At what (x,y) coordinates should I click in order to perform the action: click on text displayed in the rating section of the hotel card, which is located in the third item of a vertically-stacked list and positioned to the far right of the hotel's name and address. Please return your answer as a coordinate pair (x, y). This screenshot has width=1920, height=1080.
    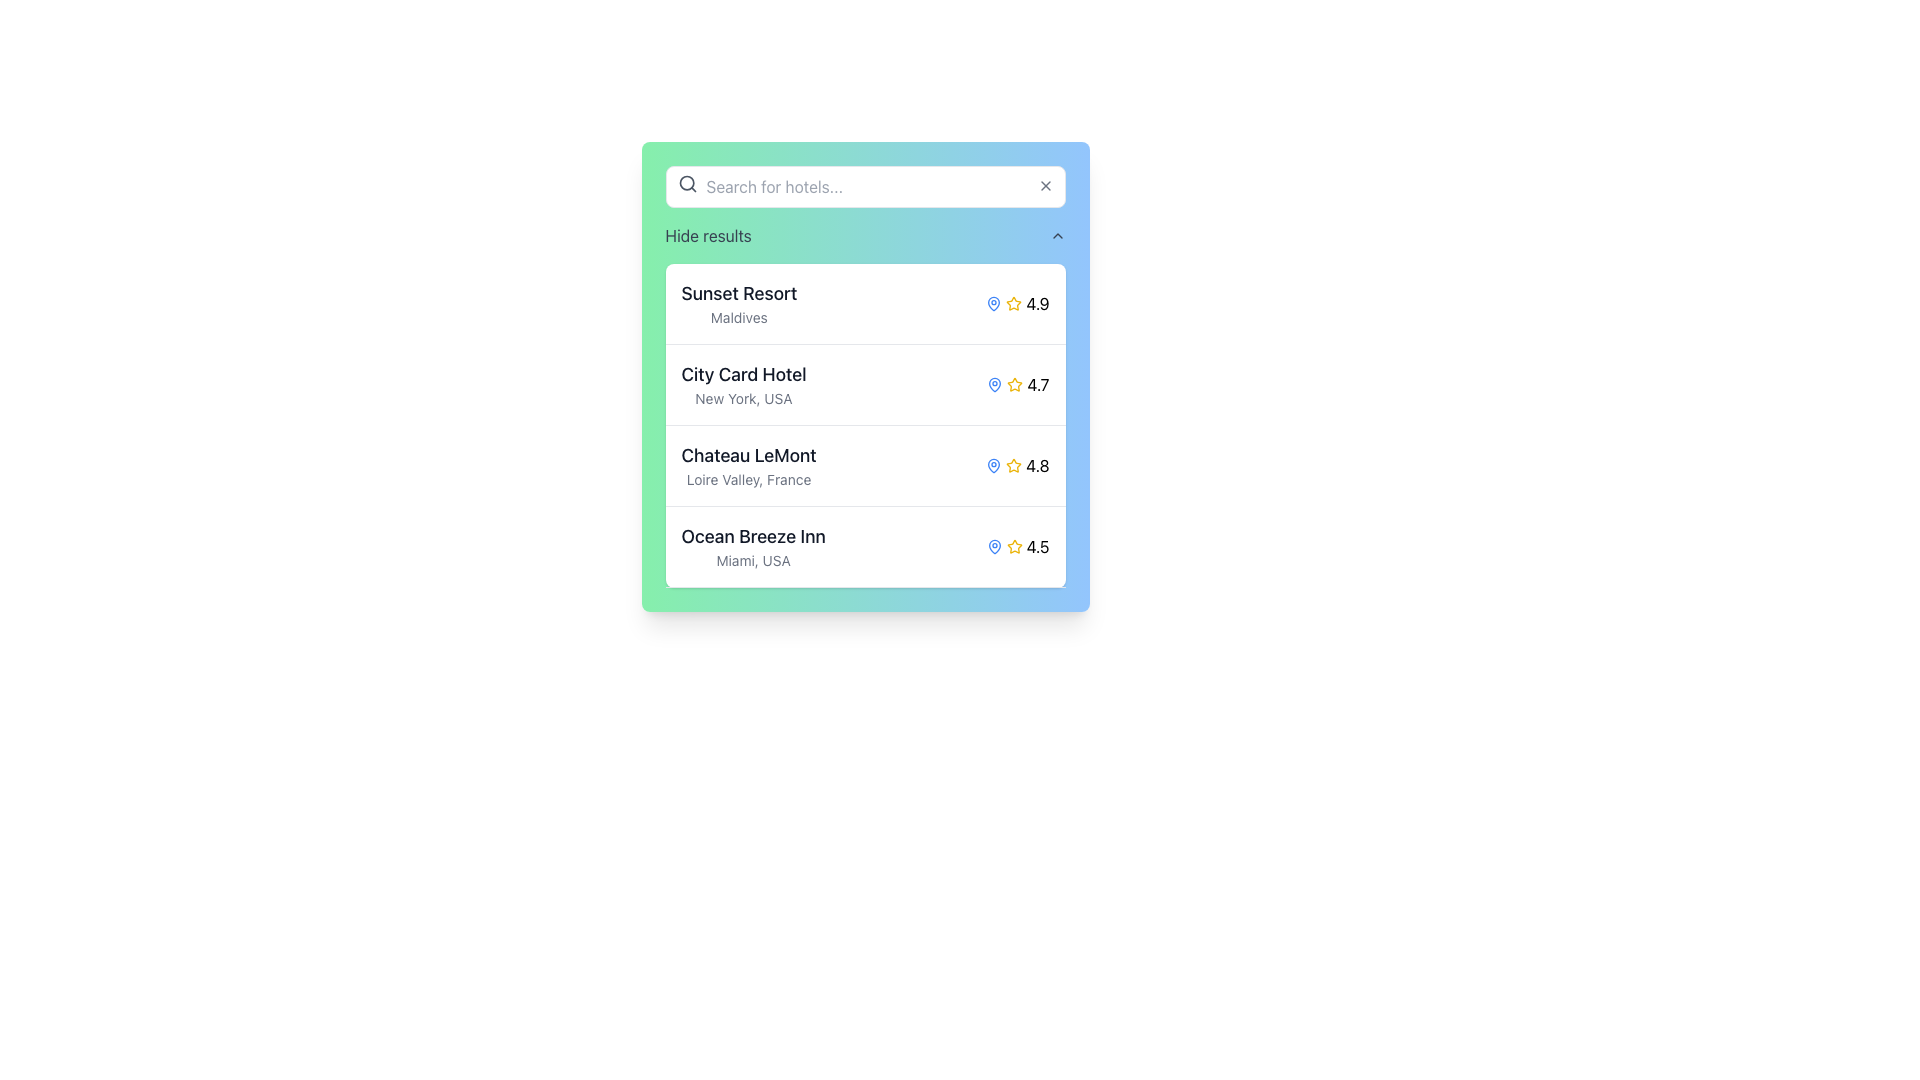
    Looking at the image, I should click on (1017, 466).